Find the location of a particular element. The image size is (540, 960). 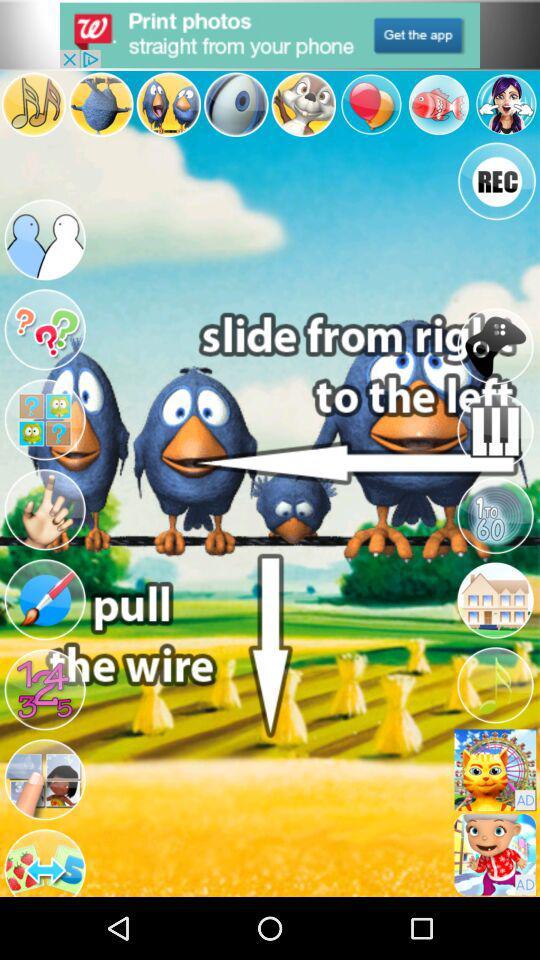

the music icon is located at coordinates (494, 732).